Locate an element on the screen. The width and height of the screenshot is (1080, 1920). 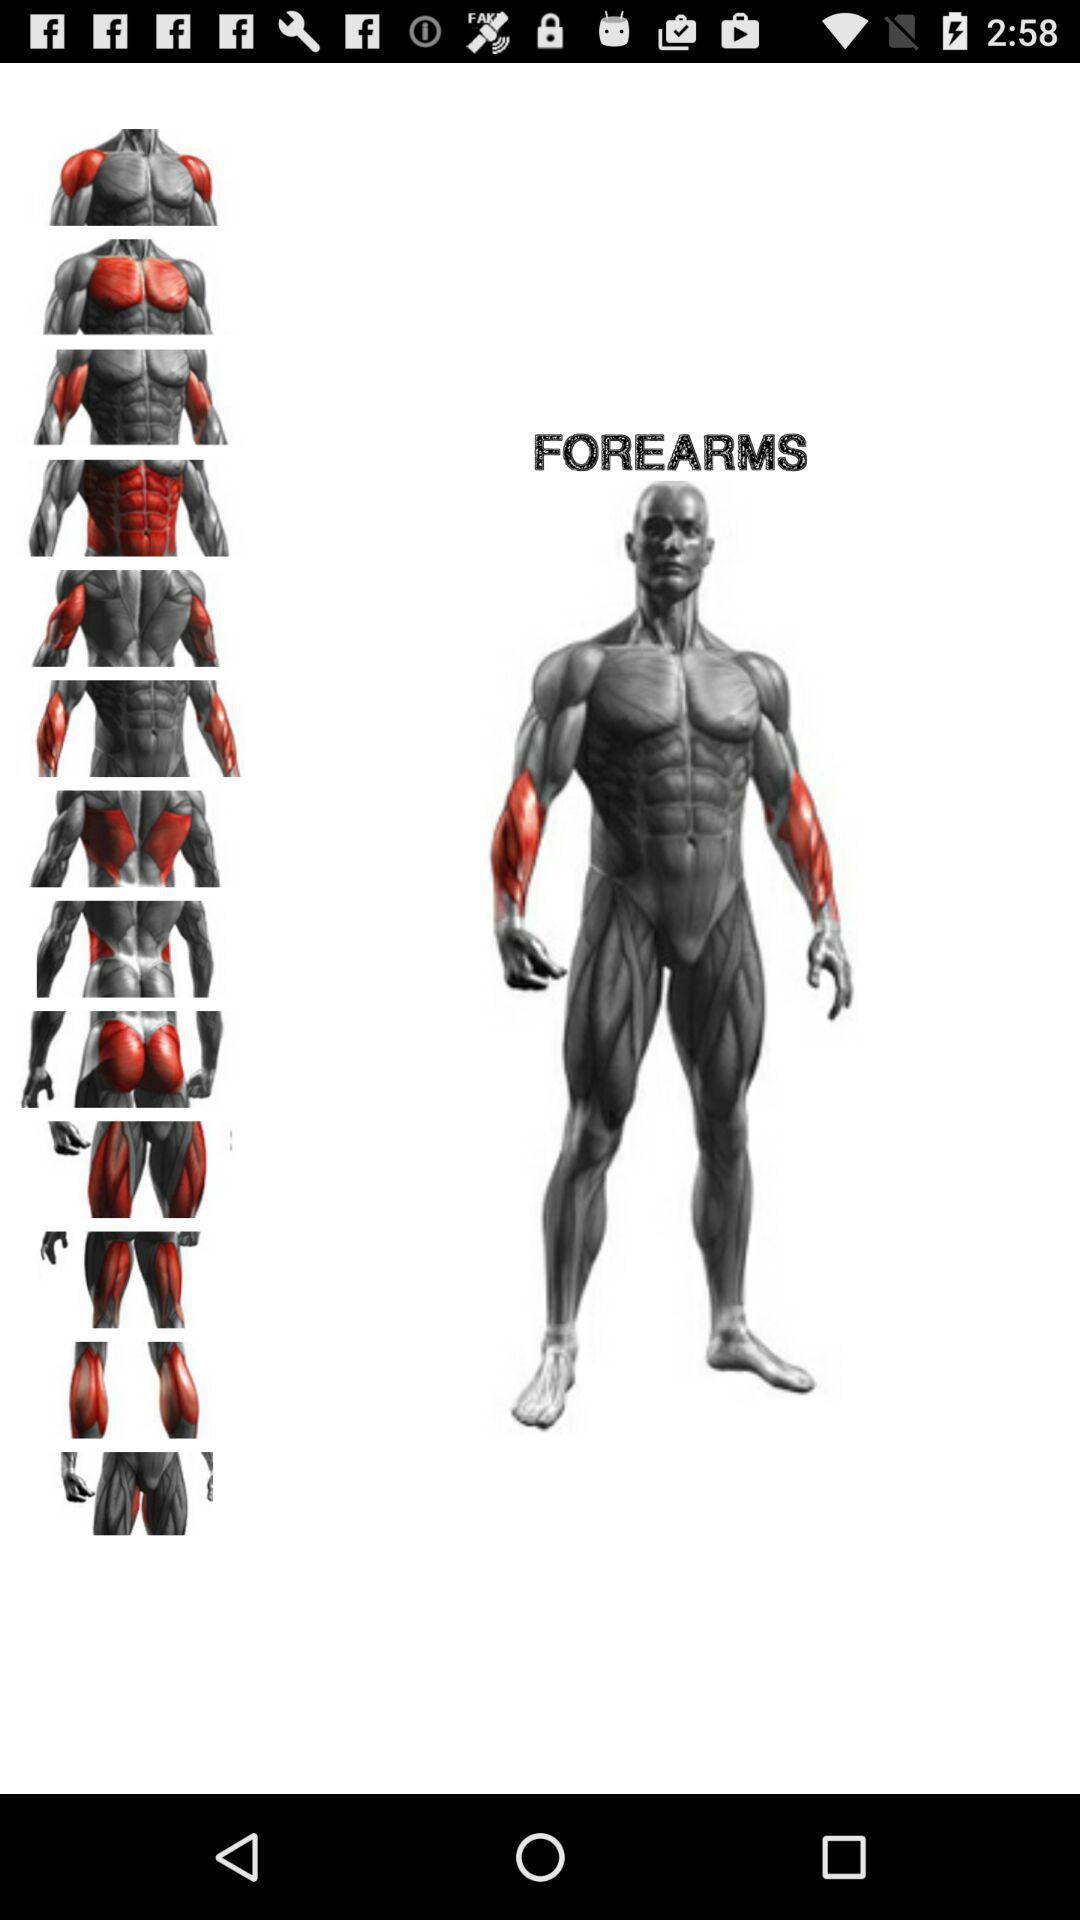
biceps workout option is located at coordinates (131, 391).